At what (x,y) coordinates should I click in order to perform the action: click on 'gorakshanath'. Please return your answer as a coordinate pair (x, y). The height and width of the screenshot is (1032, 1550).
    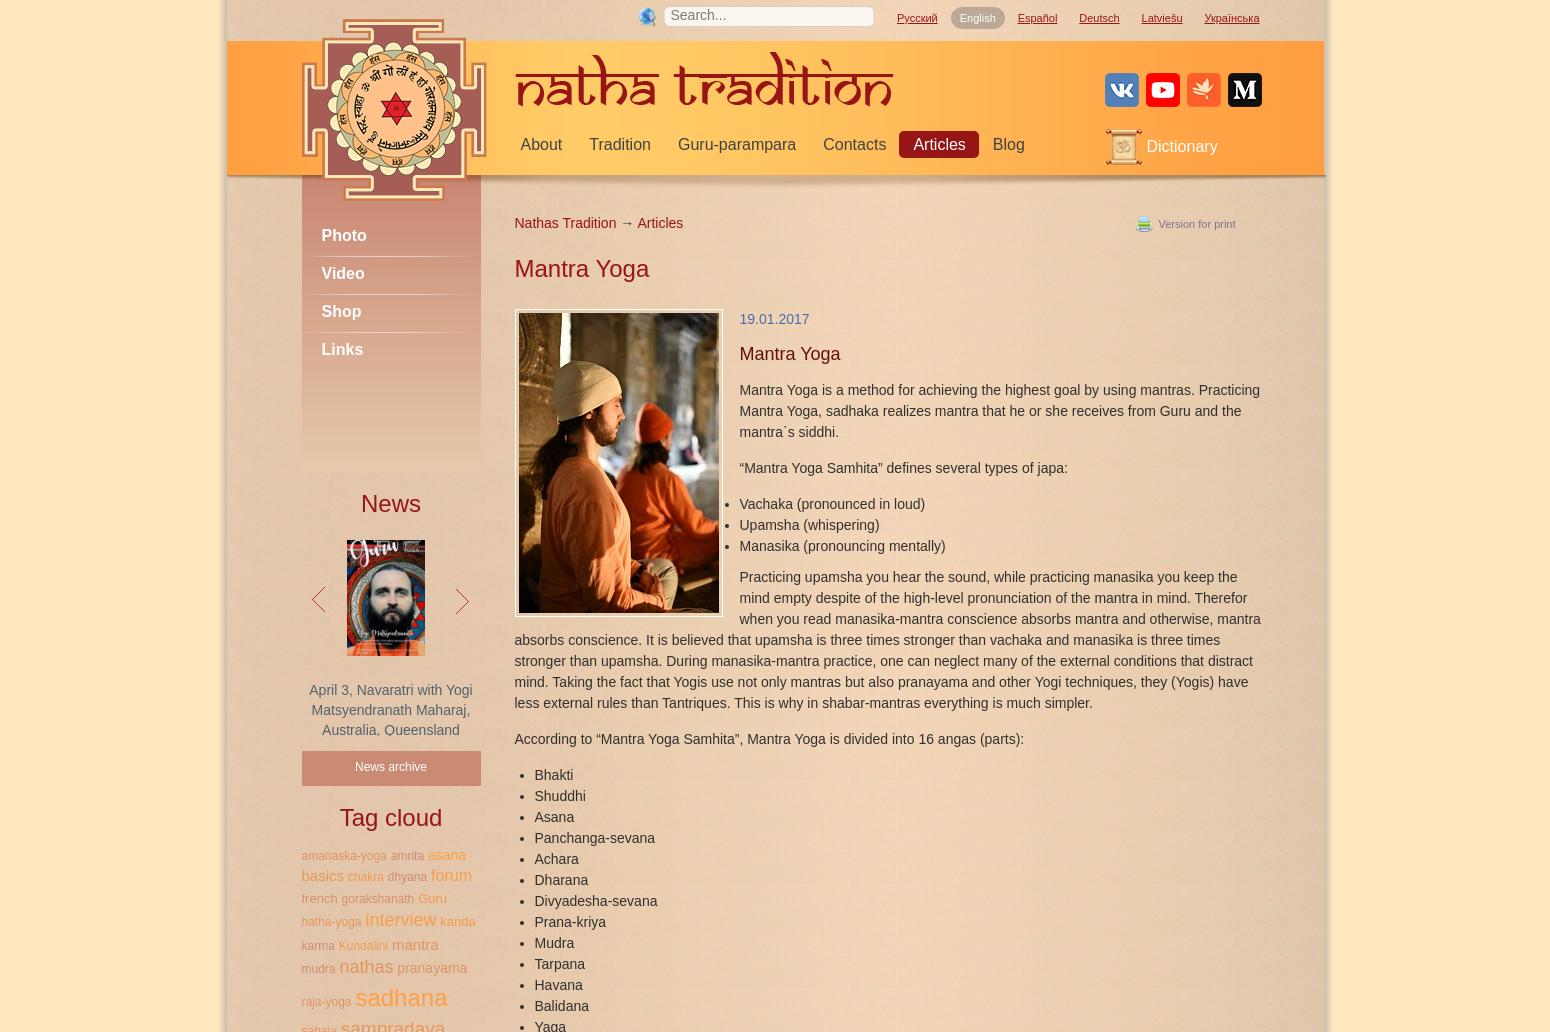
    Looking at the image, I should click on (340, 898).